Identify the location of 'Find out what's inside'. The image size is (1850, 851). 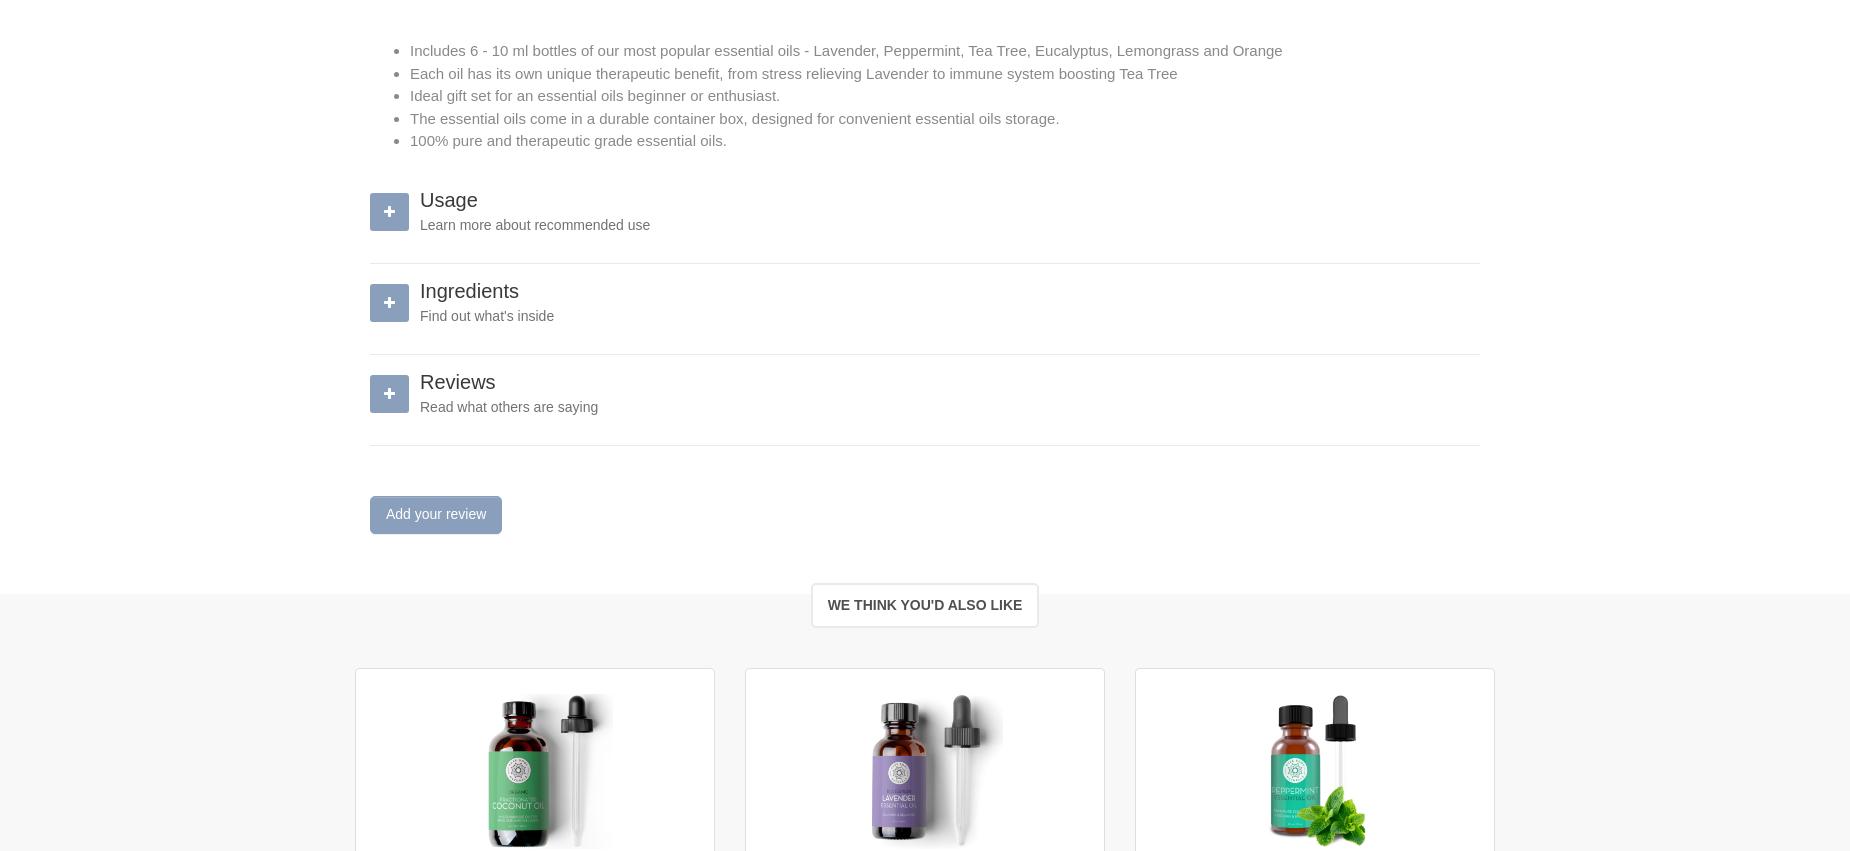
(486, 314).